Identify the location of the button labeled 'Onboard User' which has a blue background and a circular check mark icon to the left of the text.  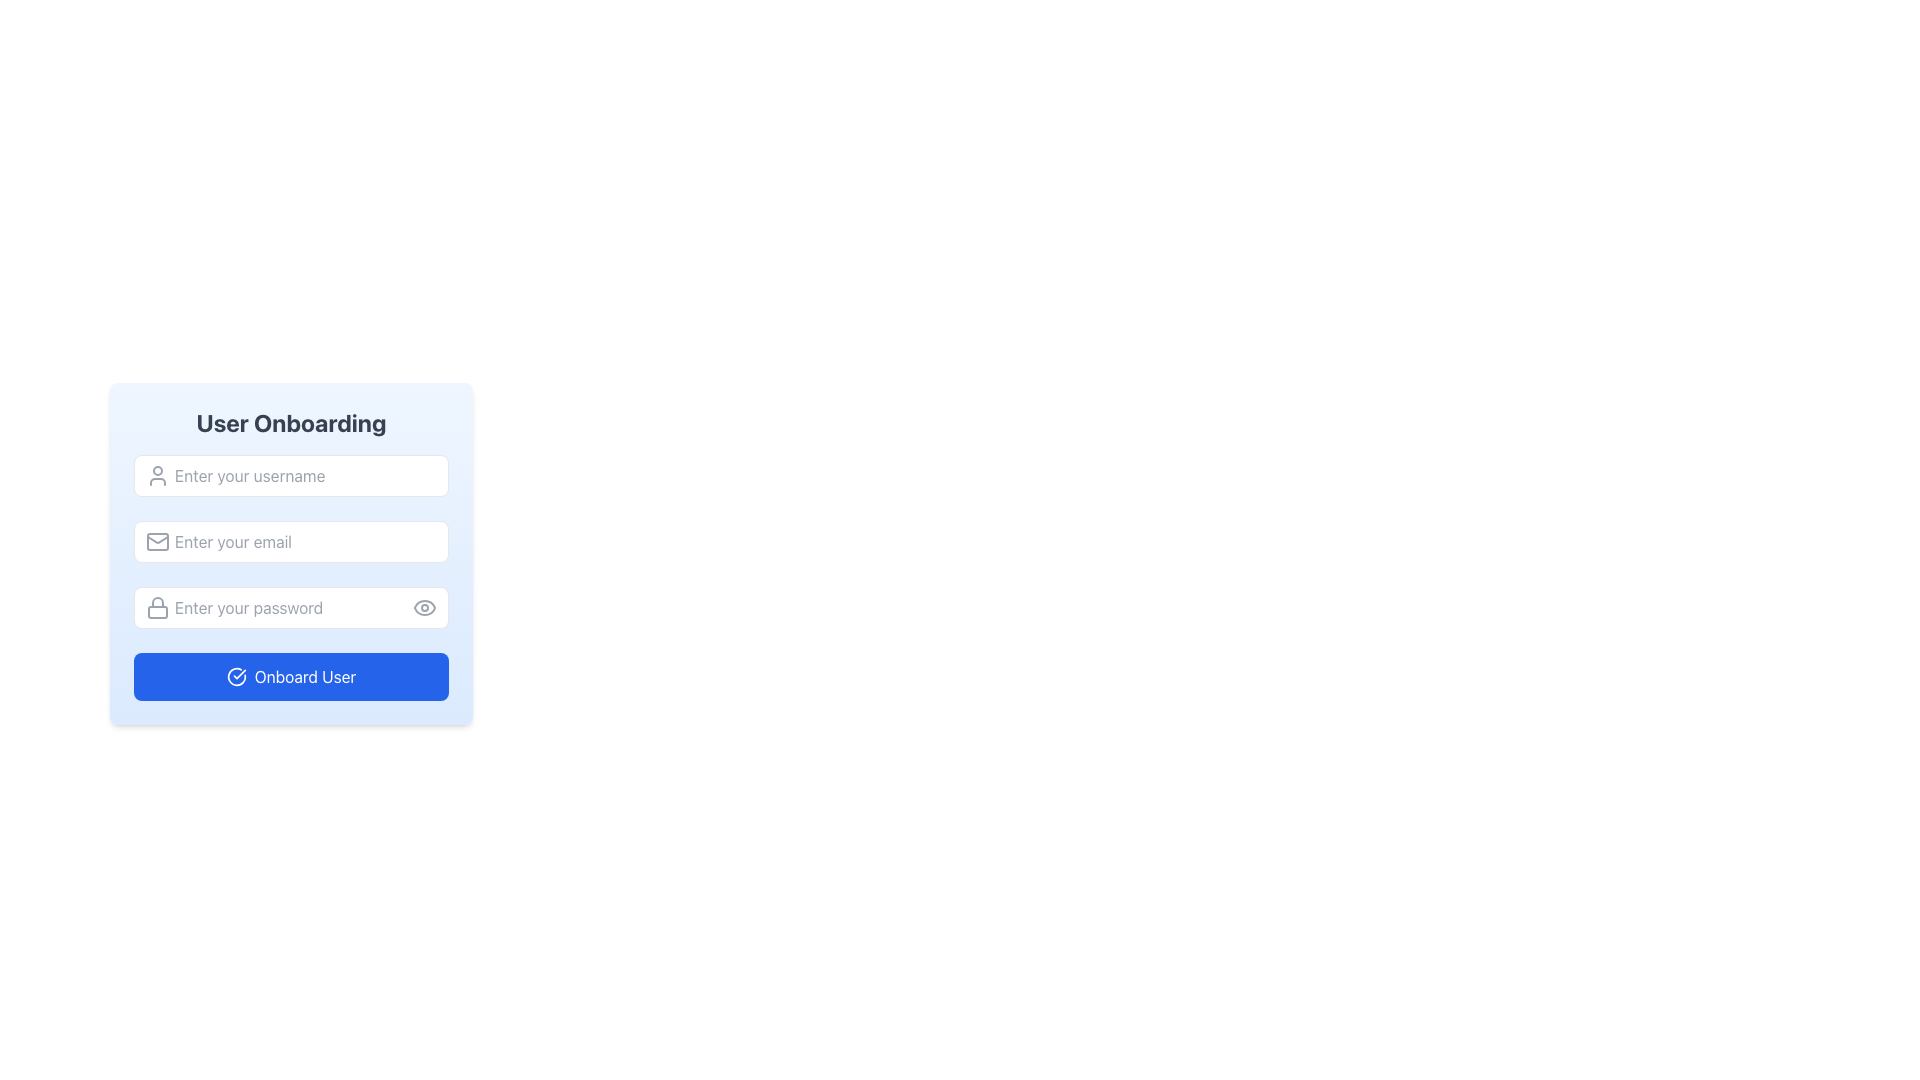
(290, 676).